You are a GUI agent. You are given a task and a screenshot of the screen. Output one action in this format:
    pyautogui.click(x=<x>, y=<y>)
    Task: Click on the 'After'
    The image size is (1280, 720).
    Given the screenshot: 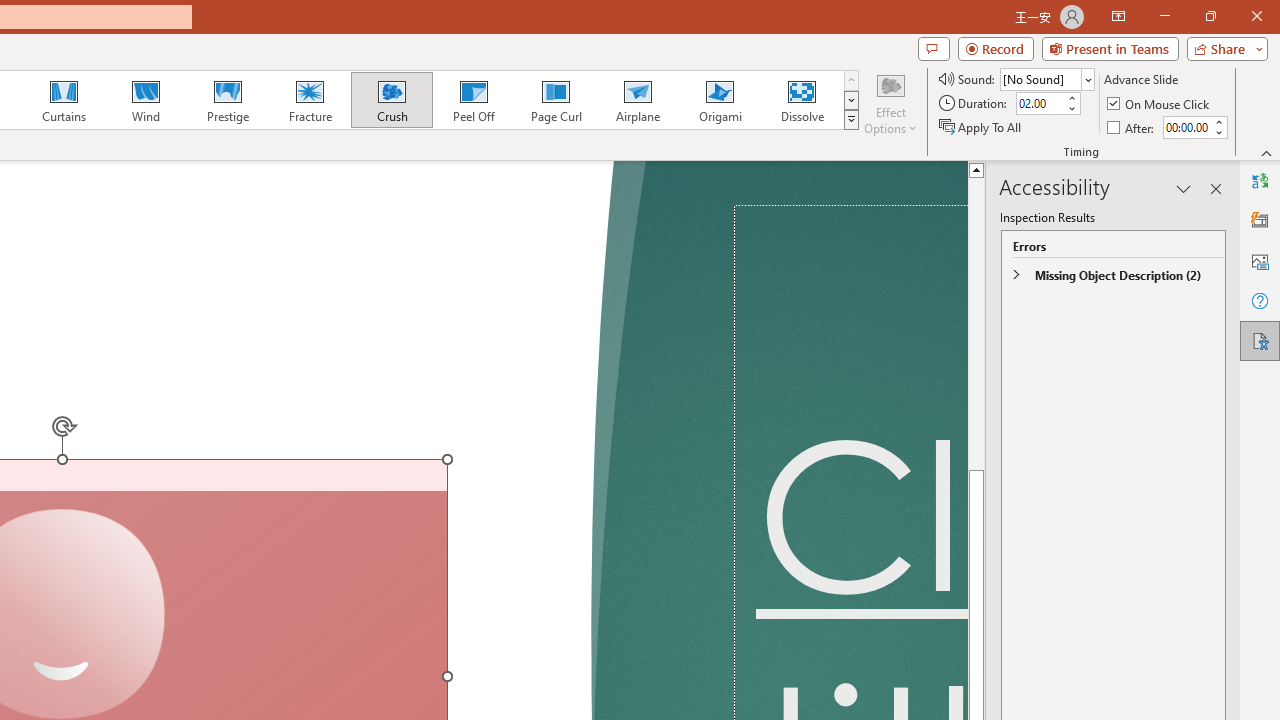 What is the action you would take?
    pyautogui.click(x=1132, y=127)
    